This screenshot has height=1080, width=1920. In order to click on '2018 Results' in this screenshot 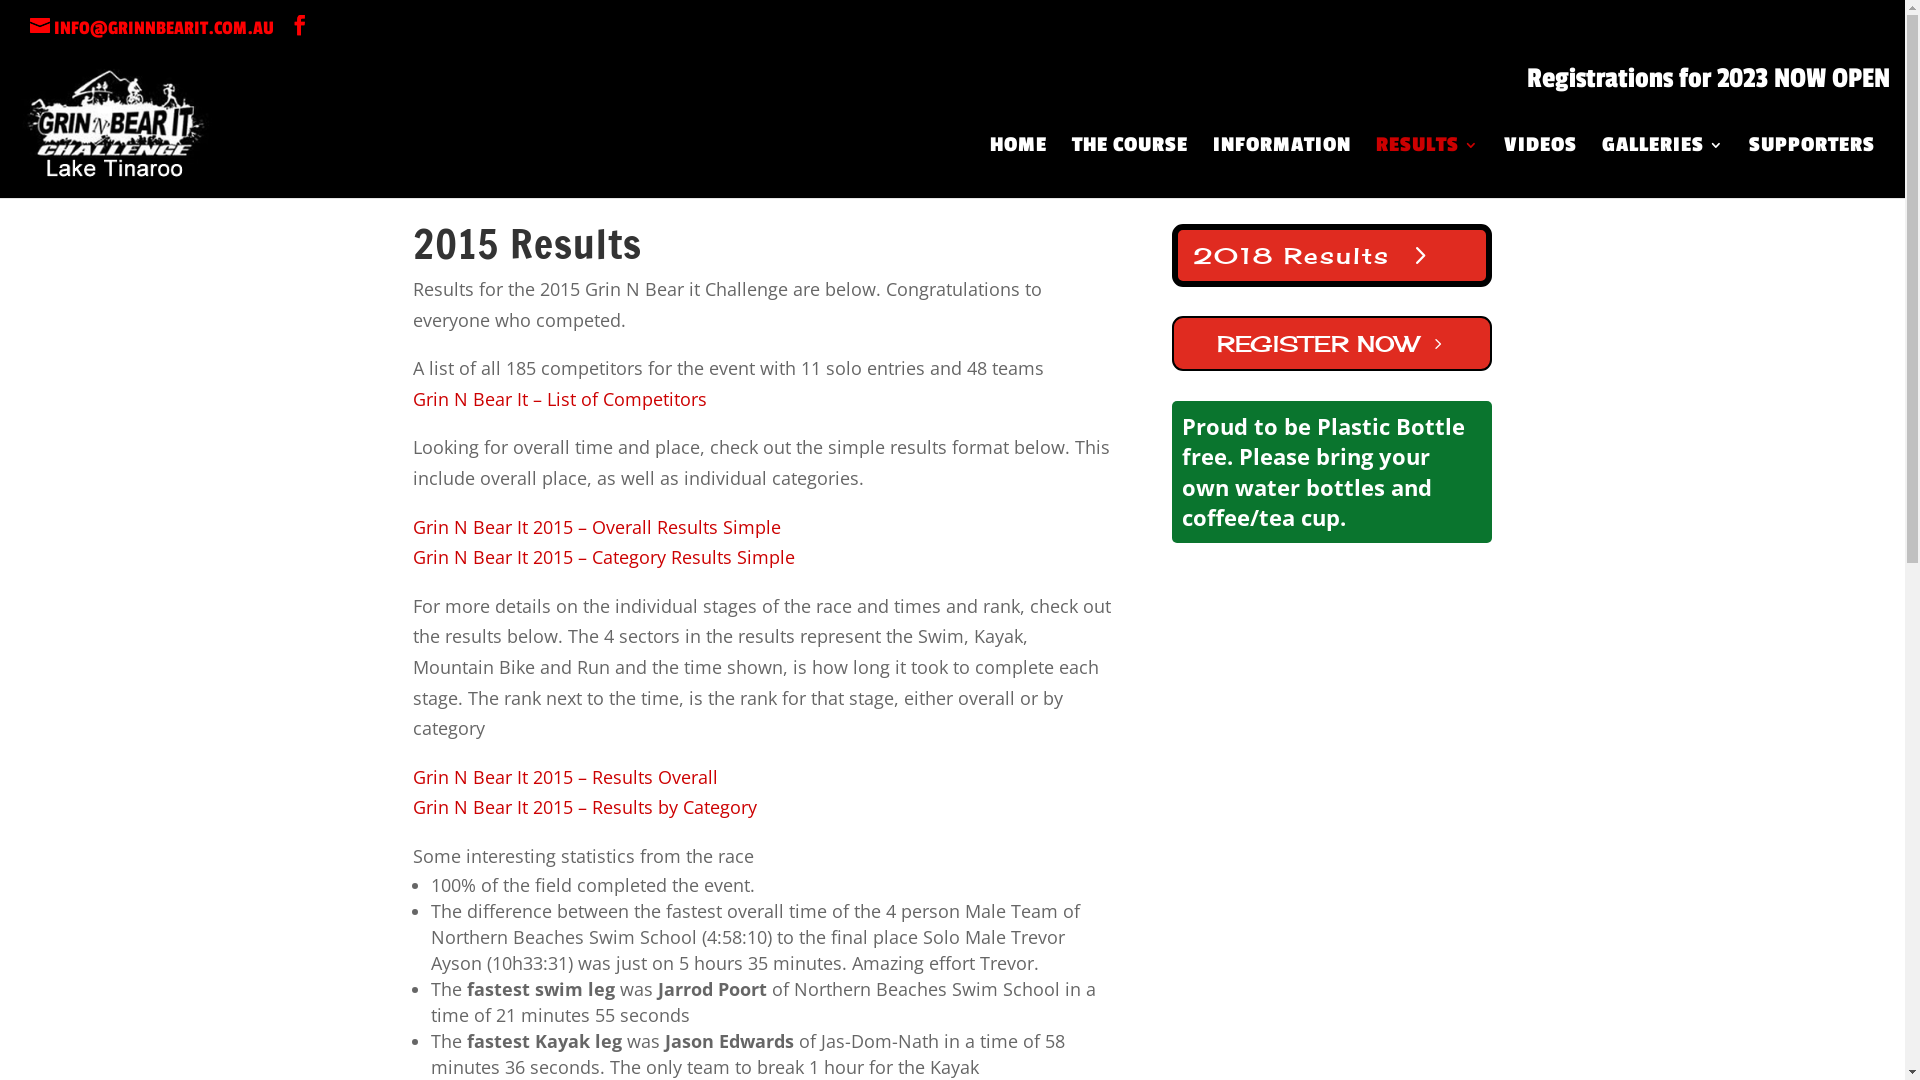, I will do `click(1332, 254)`.